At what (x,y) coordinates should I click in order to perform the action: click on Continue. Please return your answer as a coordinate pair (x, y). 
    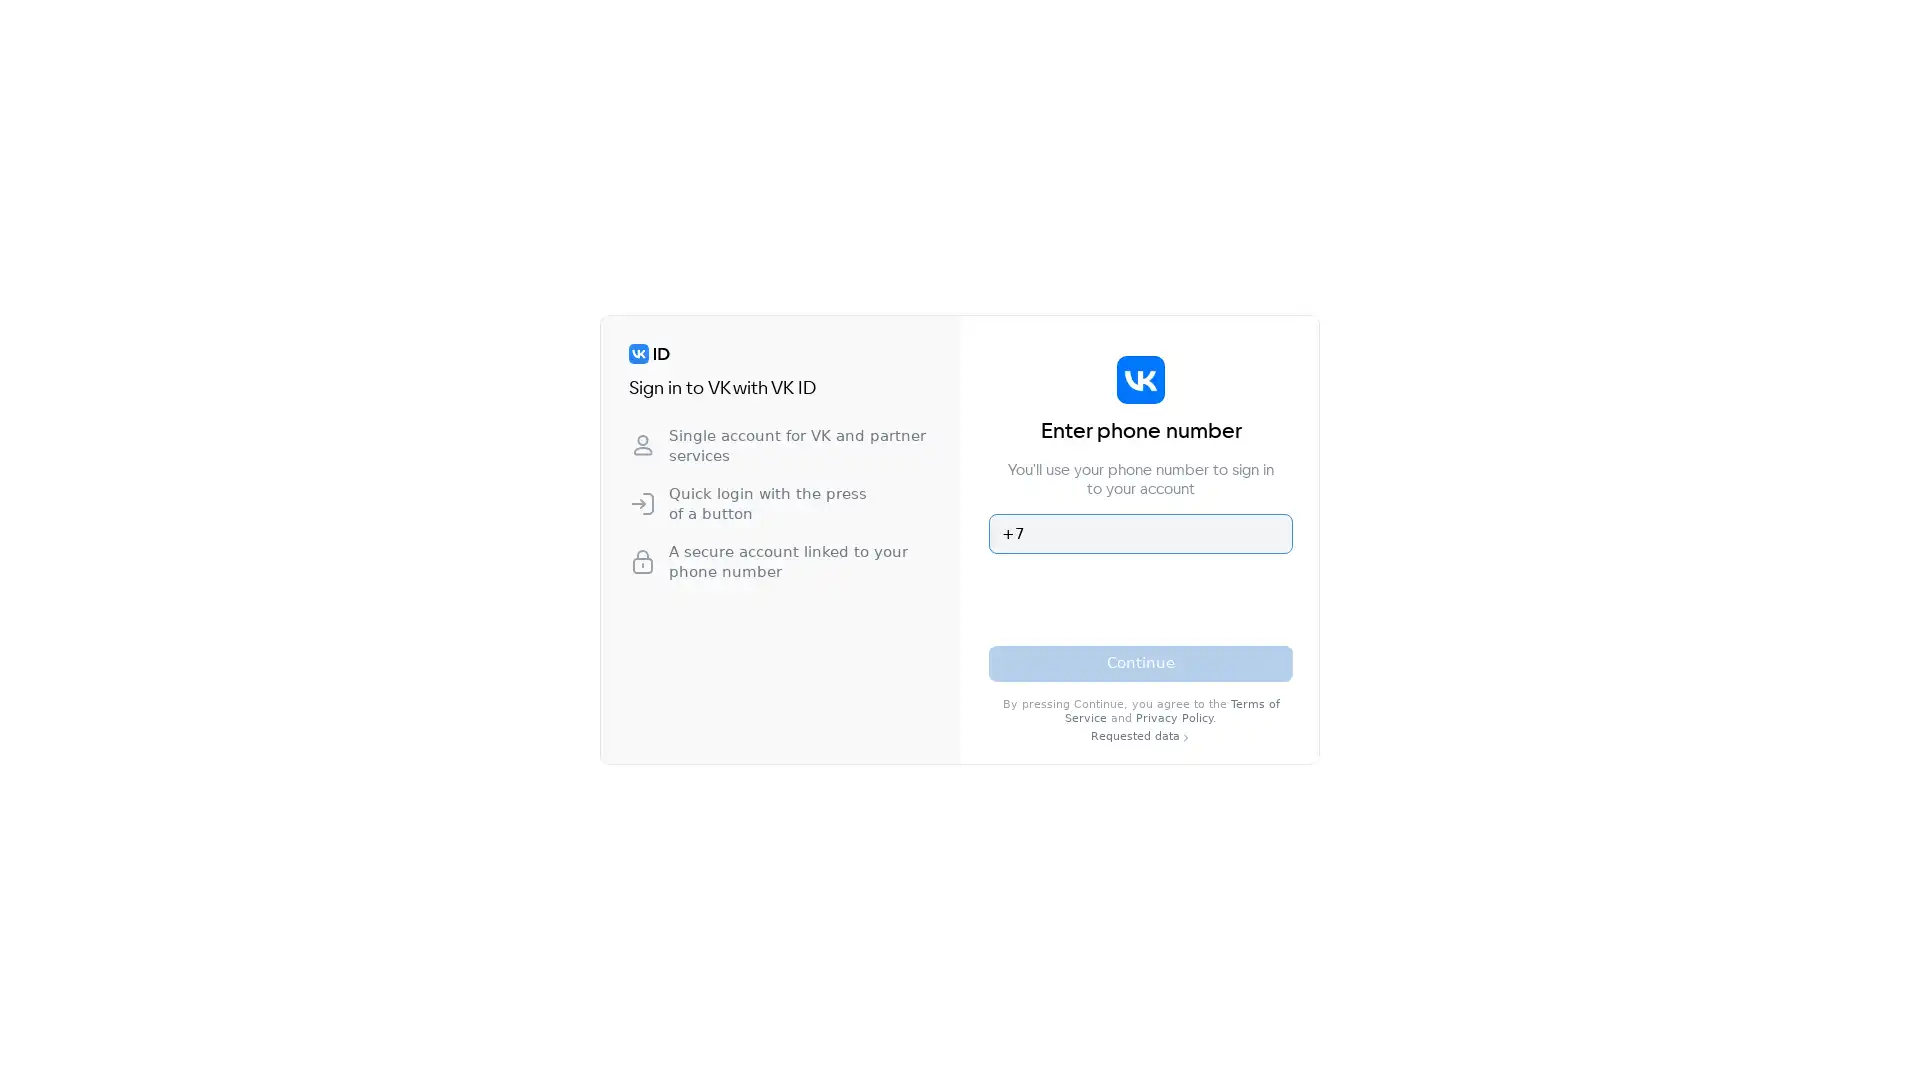
    Looking at the image, I should click on (1141, 663).